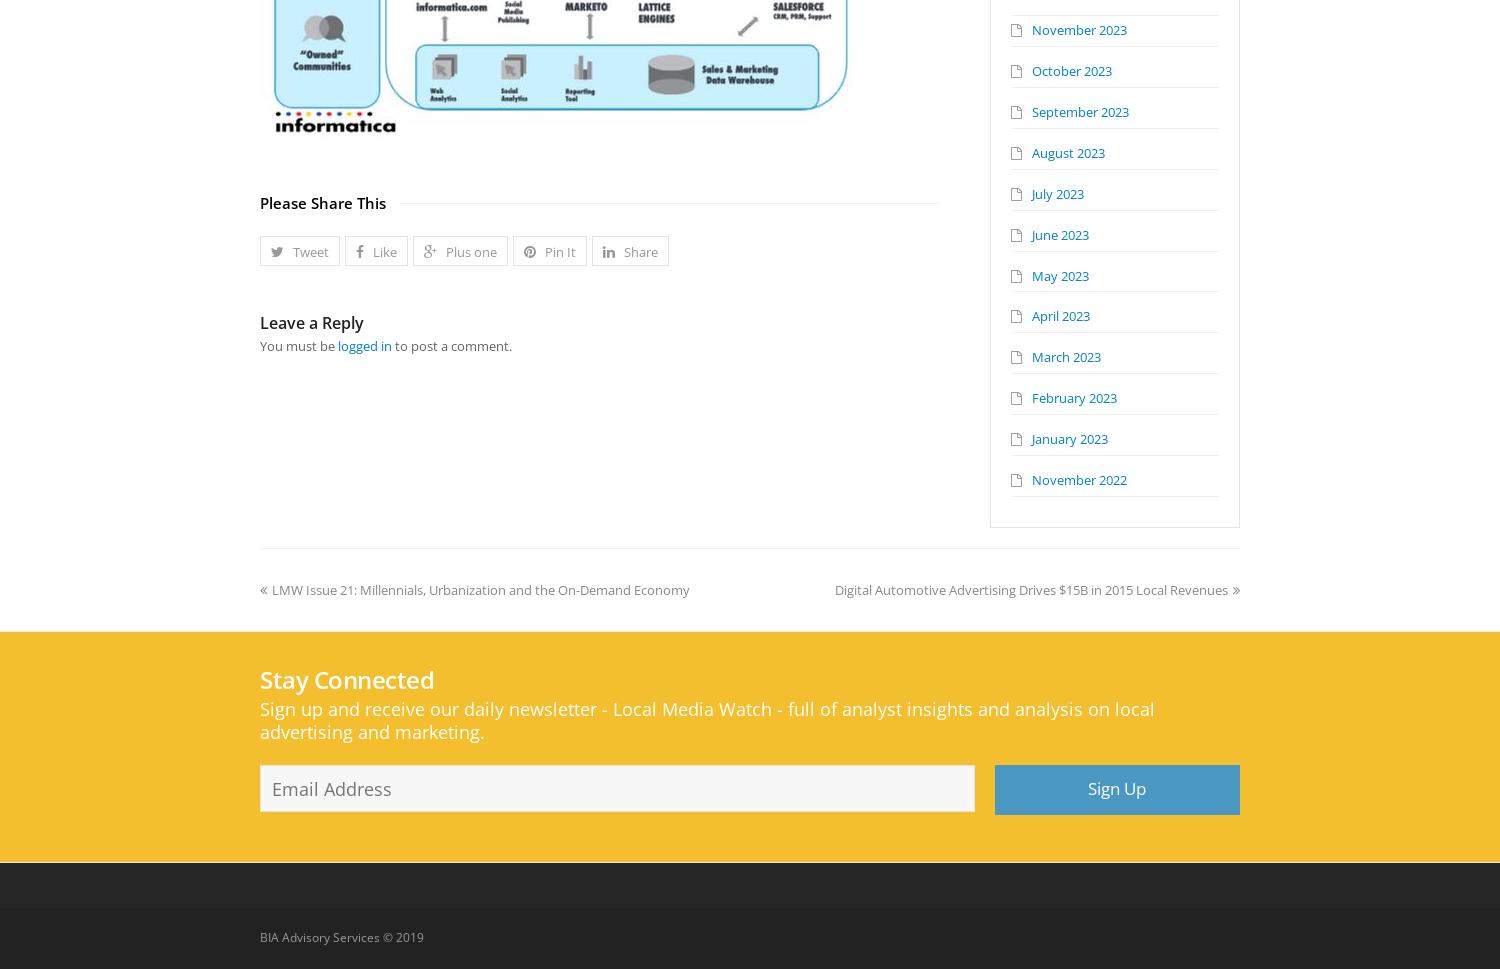 The image size is (1500, 969). I want to click on 'Please Share This', so click(321, 202).